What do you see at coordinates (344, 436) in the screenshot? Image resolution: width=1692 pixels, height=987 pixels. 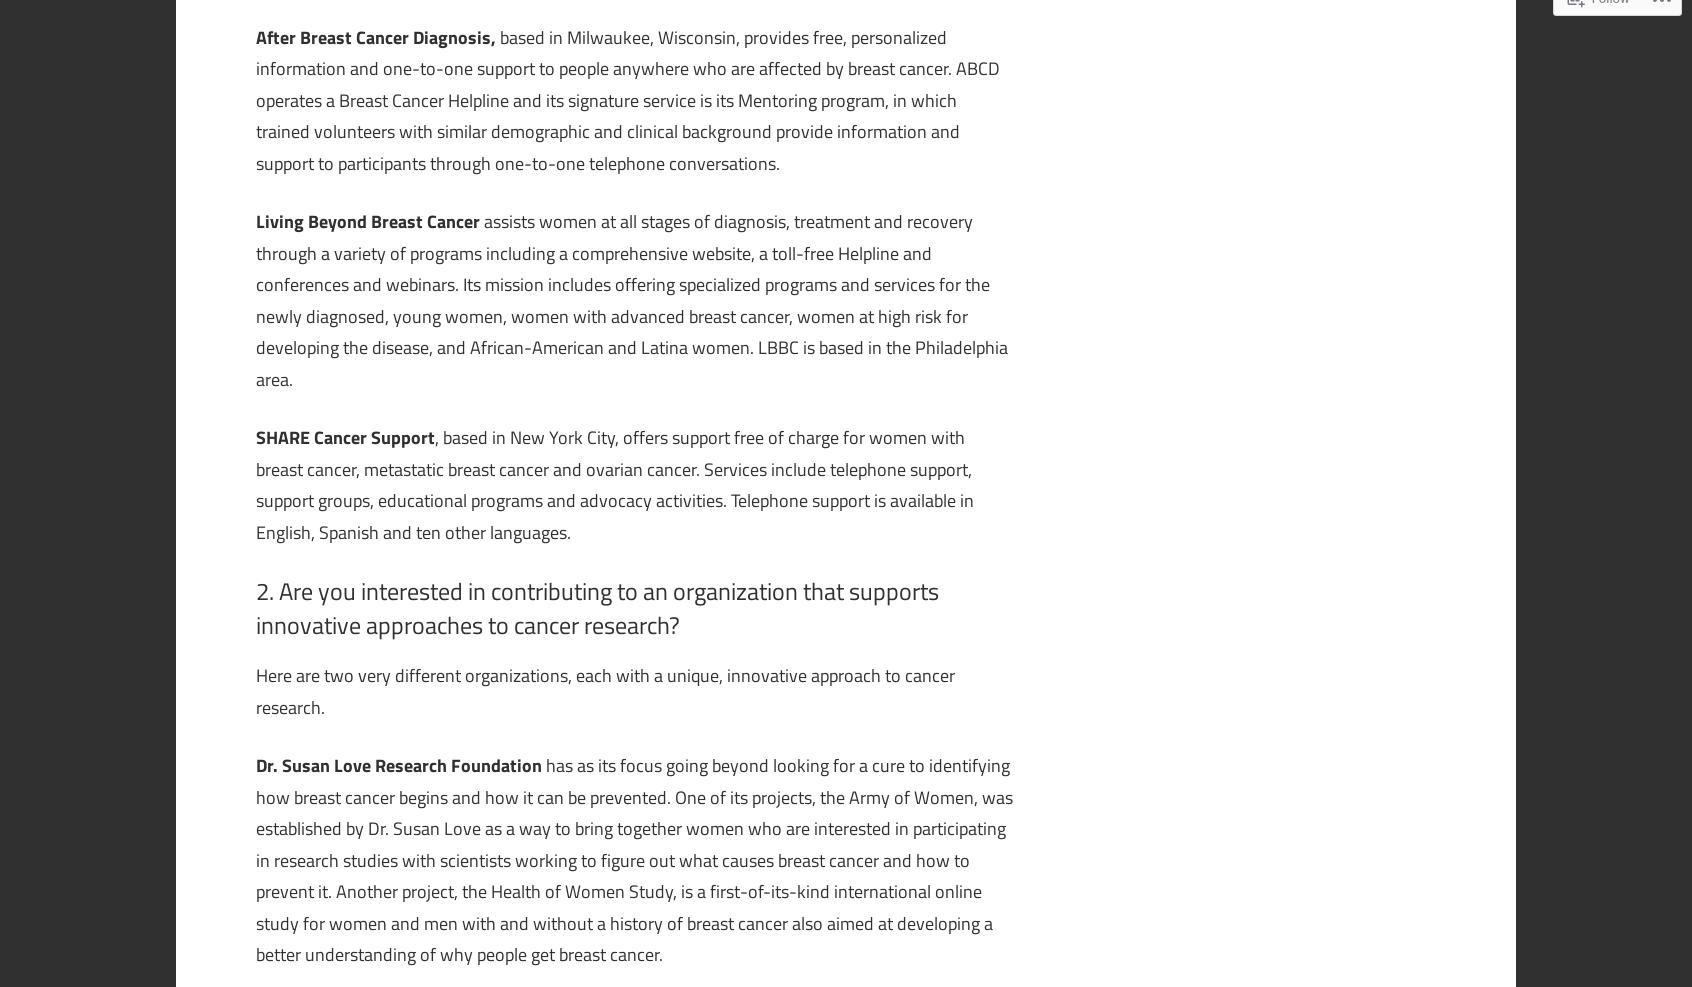 I see `'SHARE Cancer Support'` at bounding box center [344, 436].